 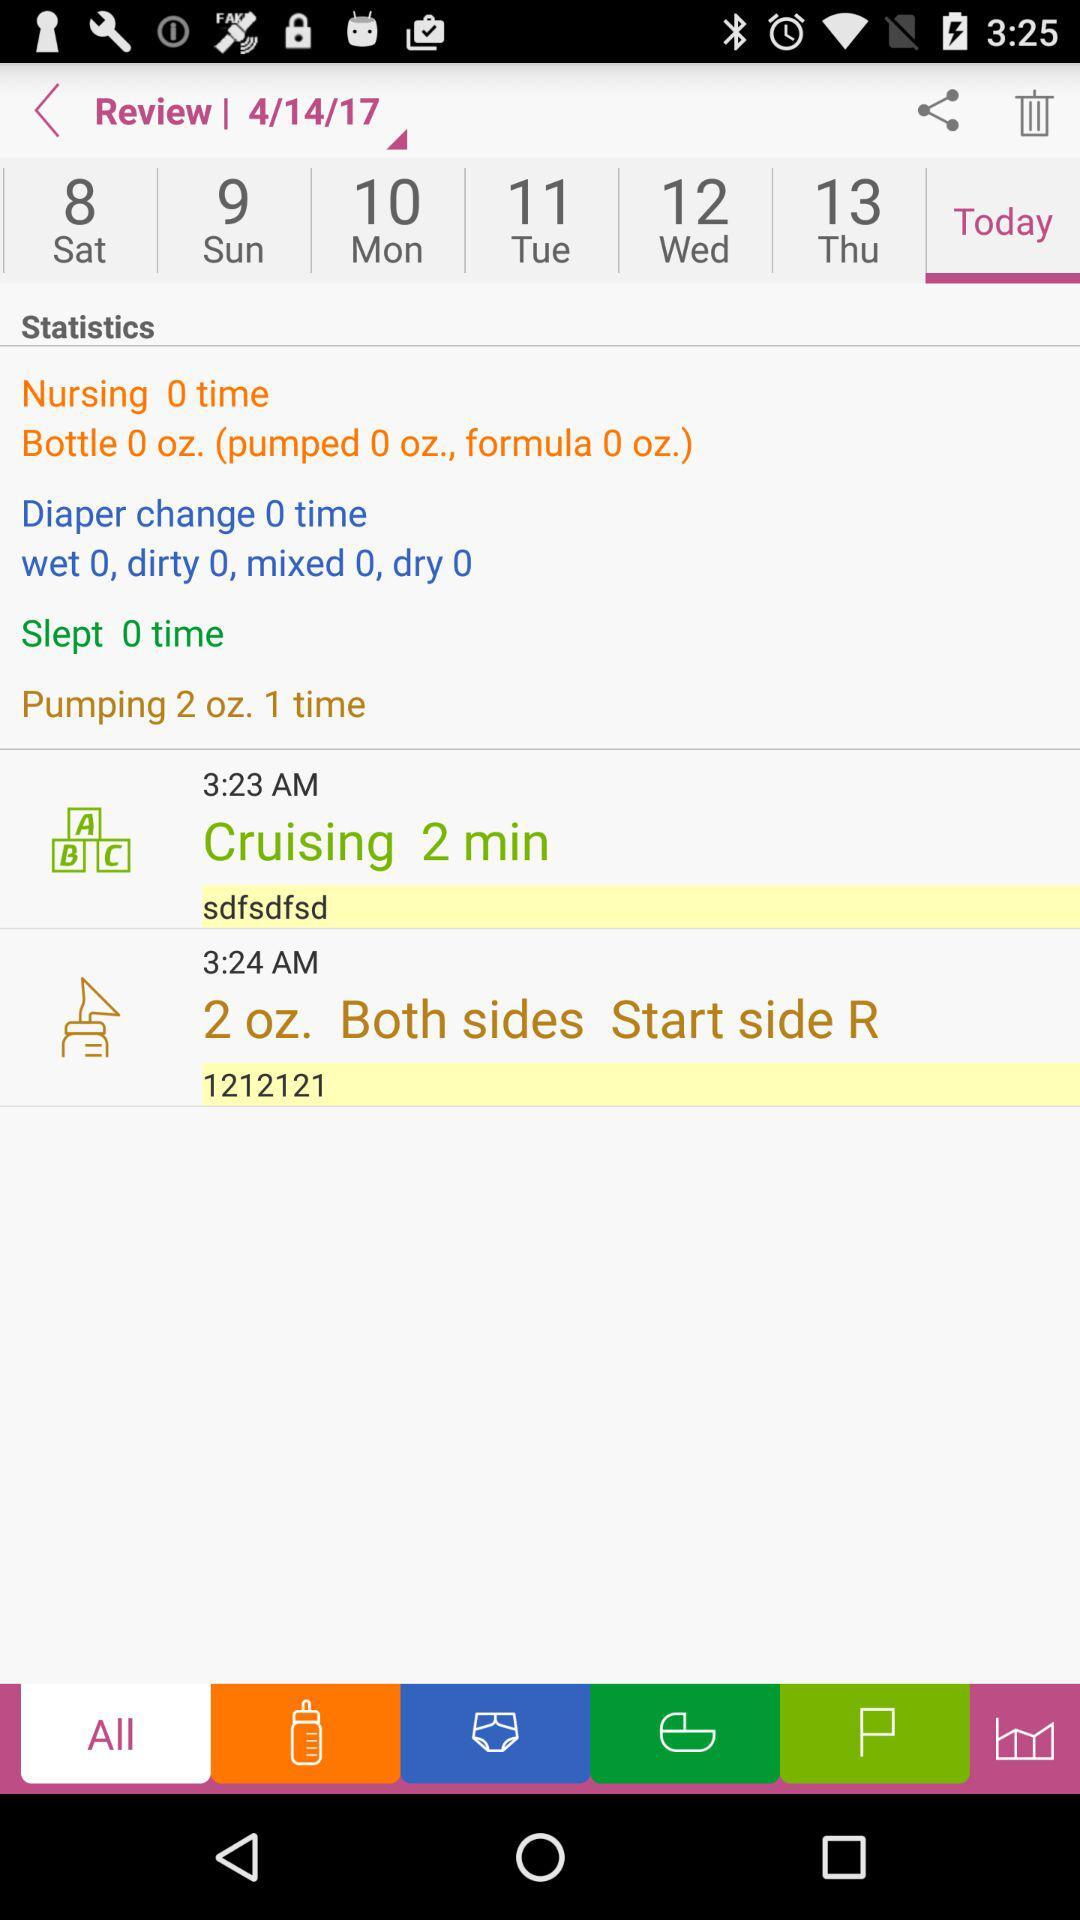 I want to click on sharing, so click(x=938, y=109).